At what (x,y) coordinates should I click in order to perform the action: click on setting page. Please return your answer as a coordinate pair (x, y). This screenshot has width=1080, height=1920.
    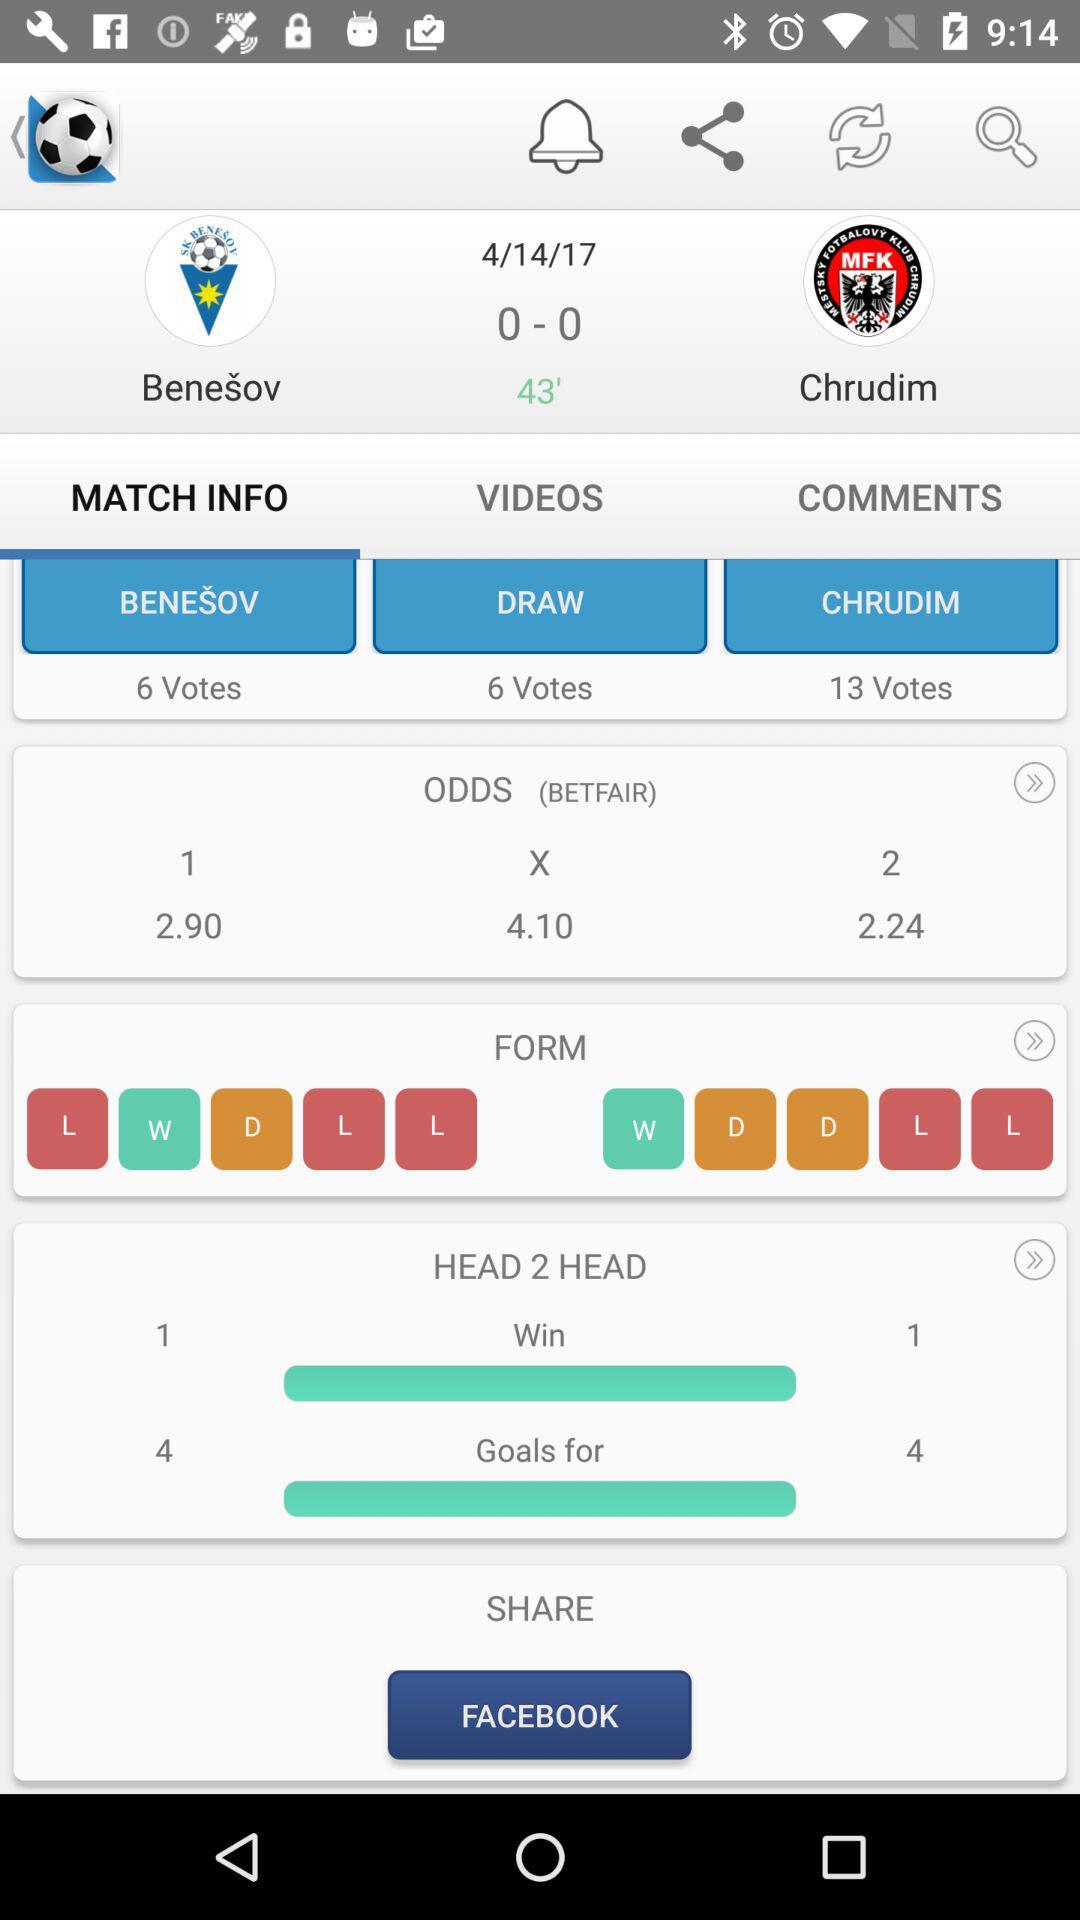
    Looking at the image, I should click on (867, 279).